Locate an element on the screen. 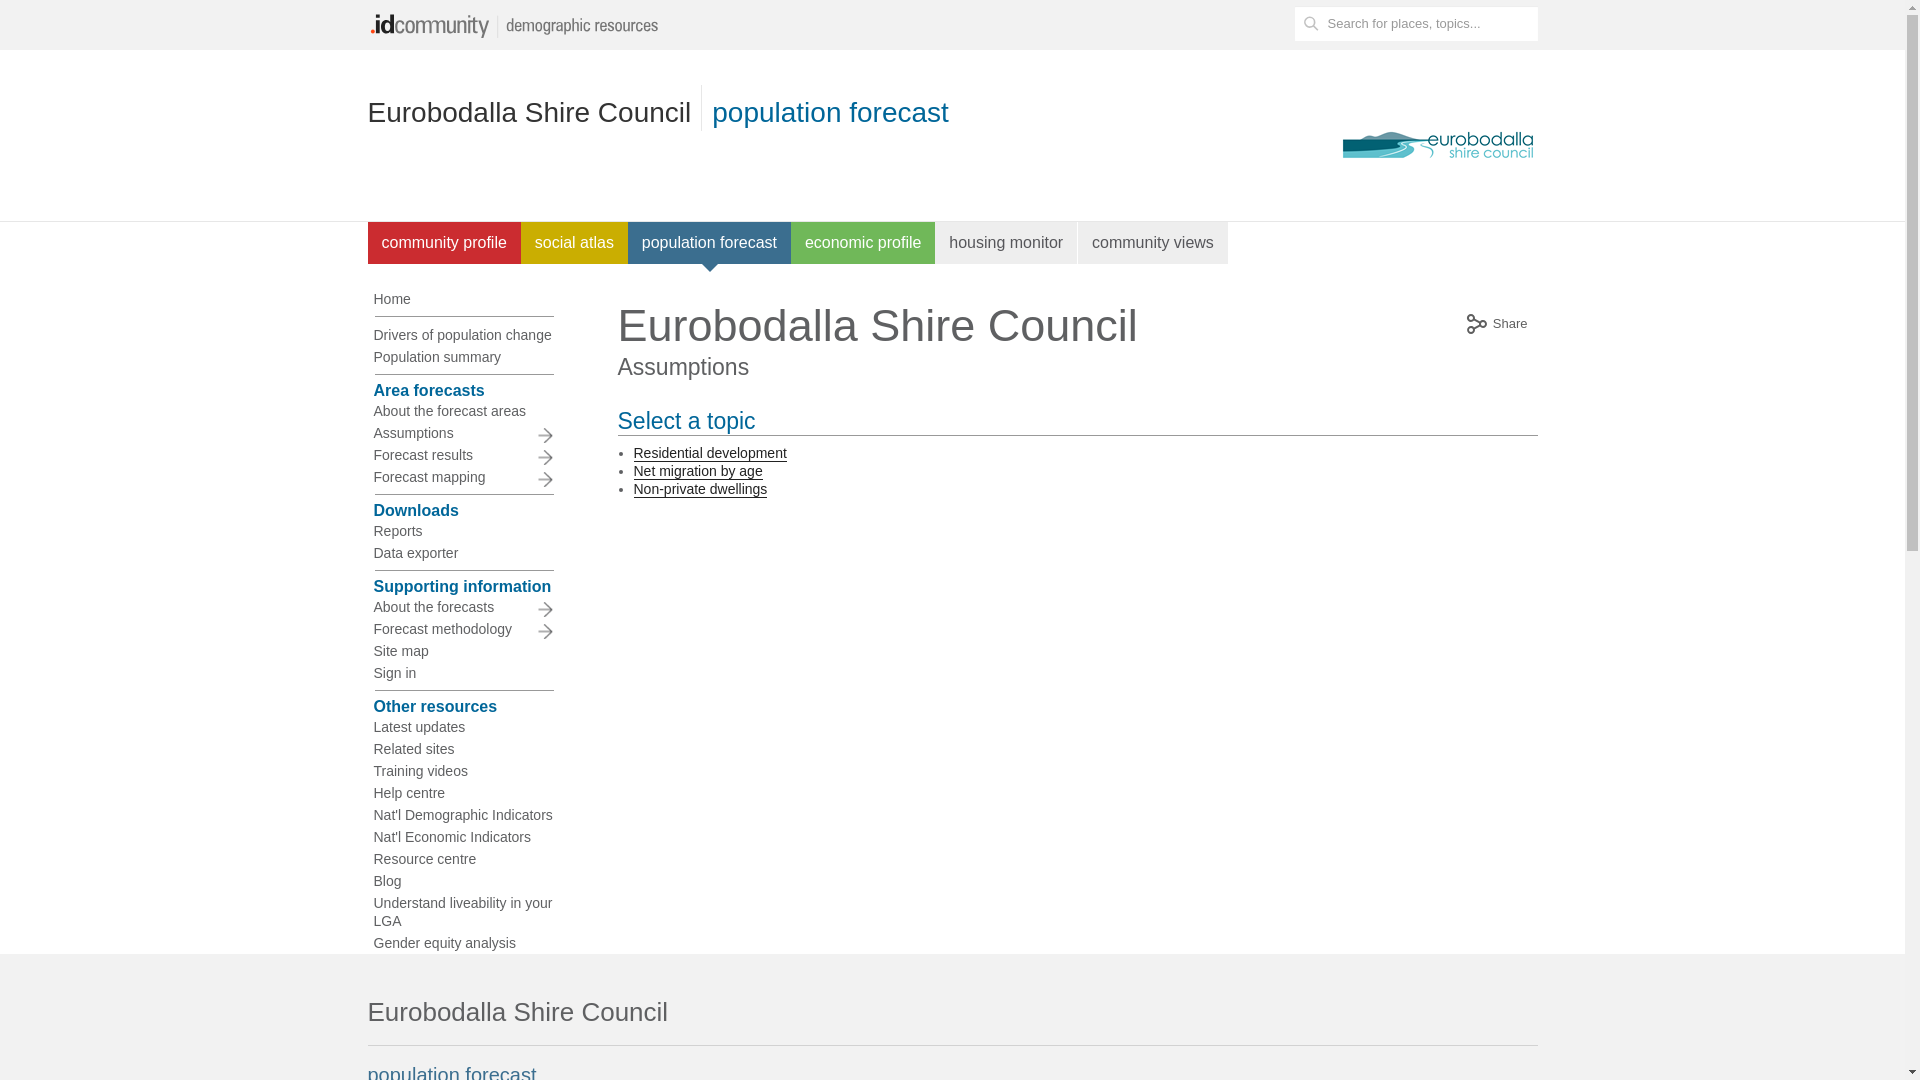 The height and width of the screenshot is (1080, 1920). 'community profile' is located at coordinates (443, 242).